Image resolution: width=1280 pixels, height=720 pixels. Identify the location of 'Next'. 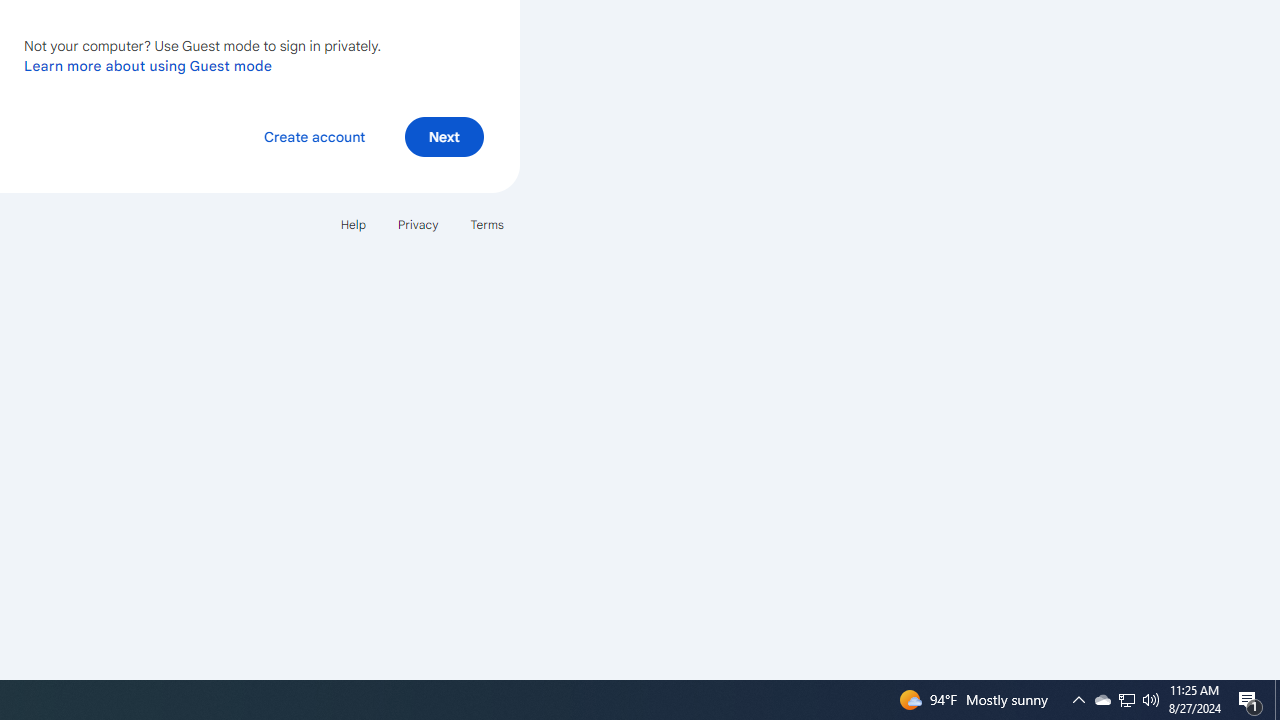
(443, 135).